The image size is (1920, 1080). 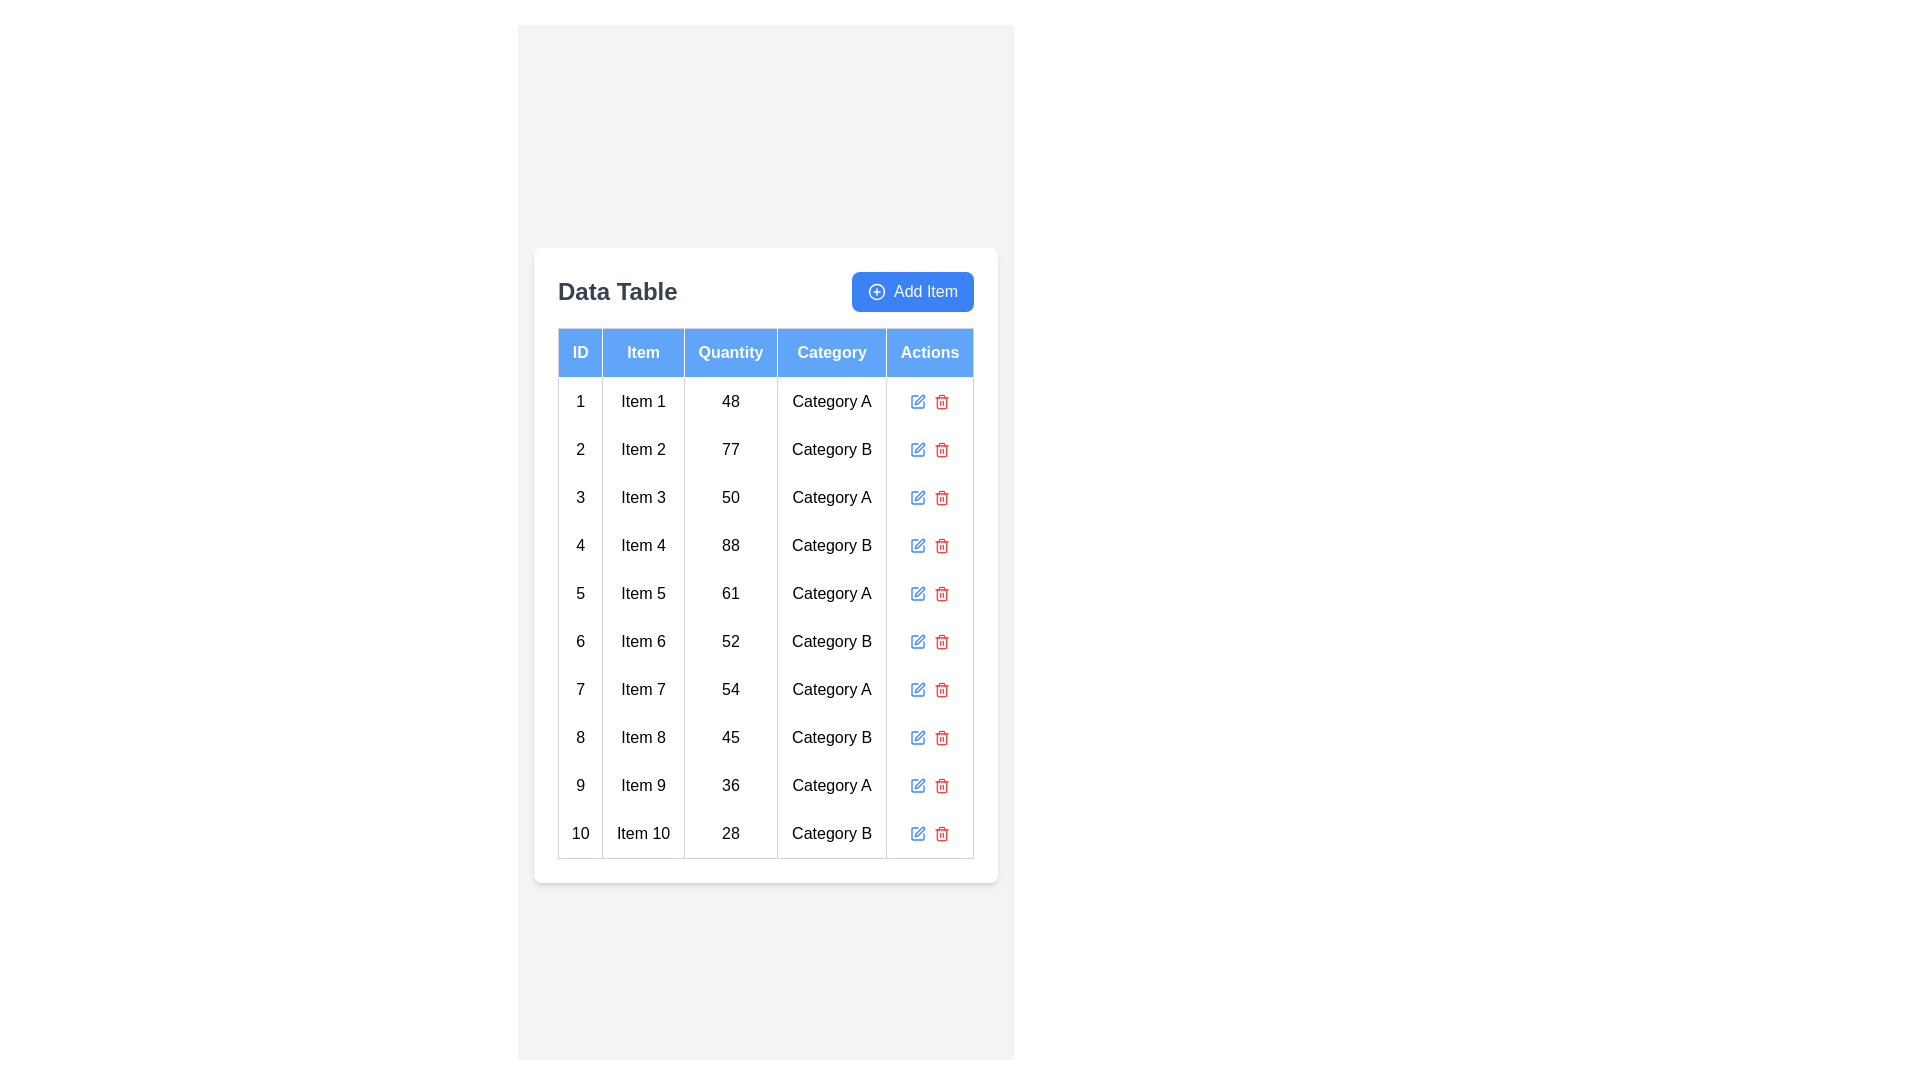 I want to click on the delete button represented by a red trash bin icon in the second row of the 'Actions' column, so click(x=929, y=448).